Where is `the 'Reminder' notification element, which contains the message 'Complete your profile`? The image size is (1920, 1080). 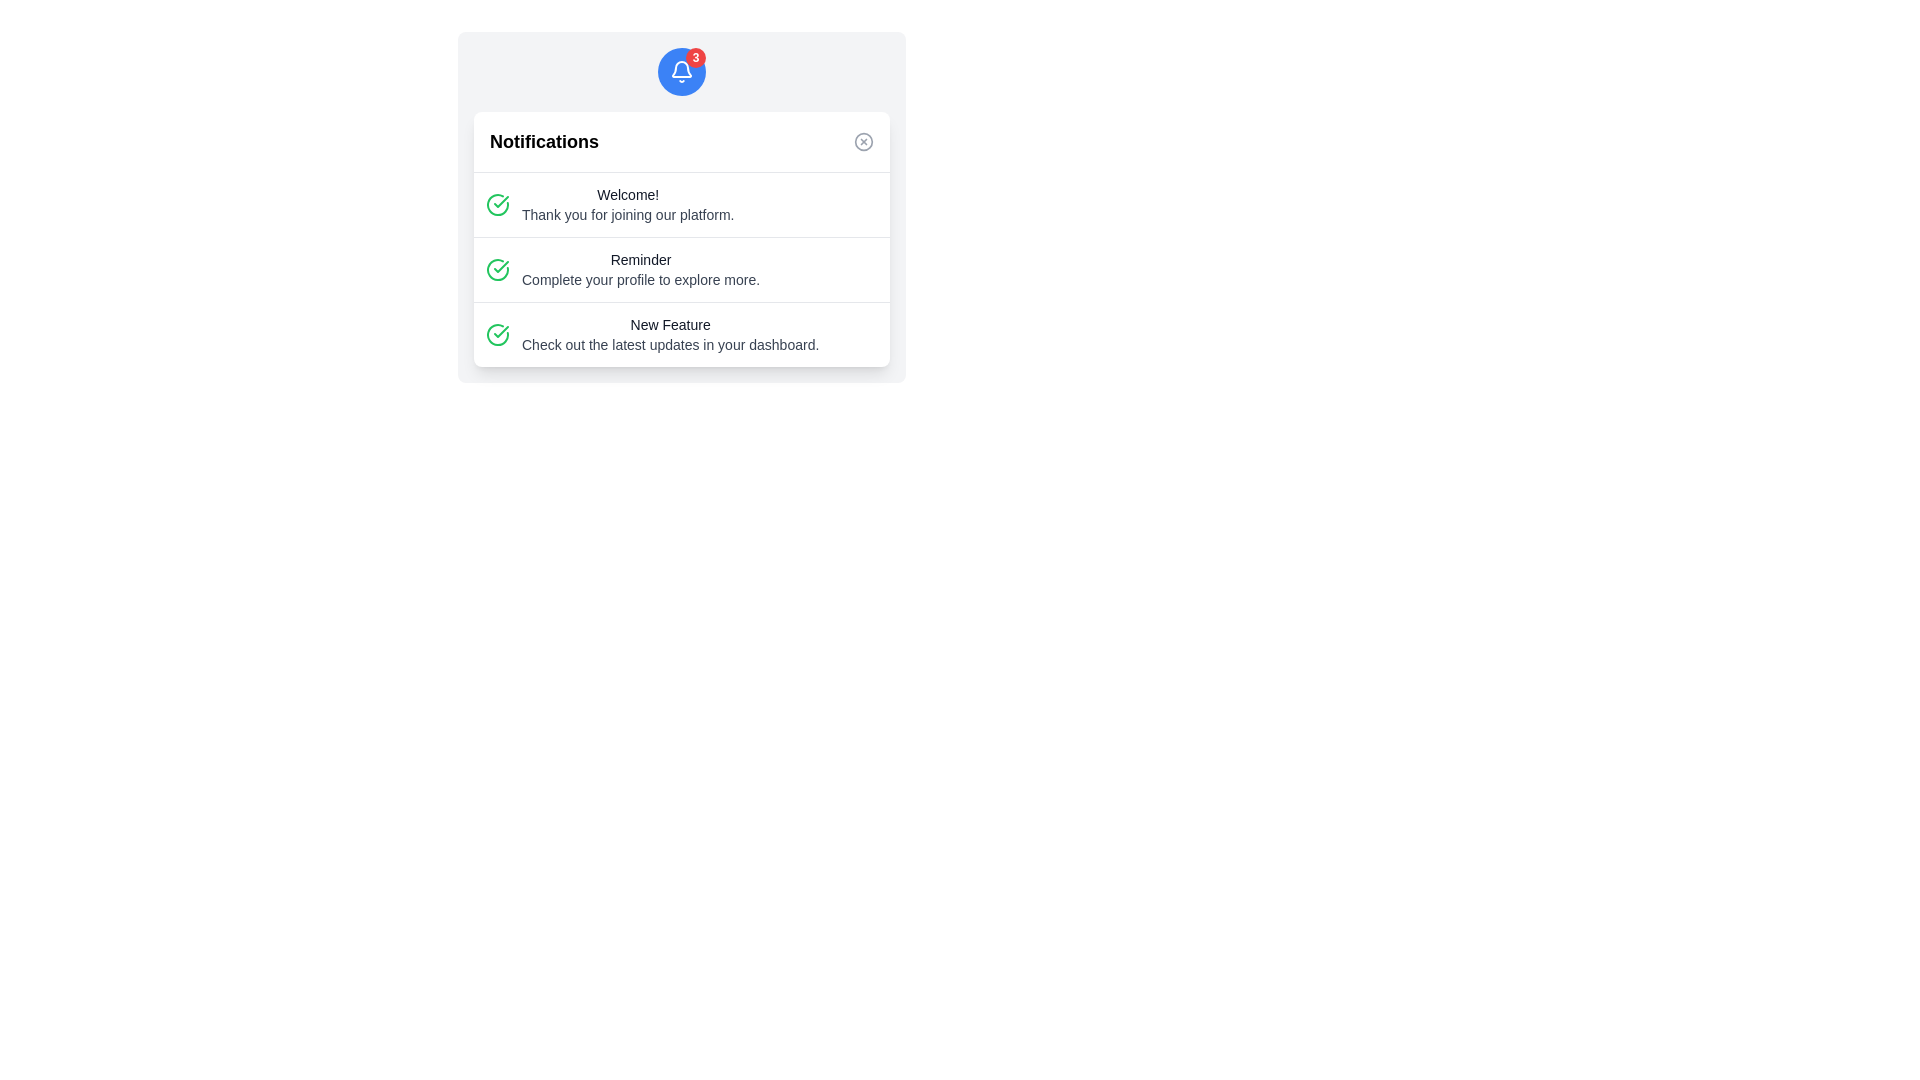
the 'Reminder' notification element, which contains the message 'Complete your profile is located at coordinates (681, 270).